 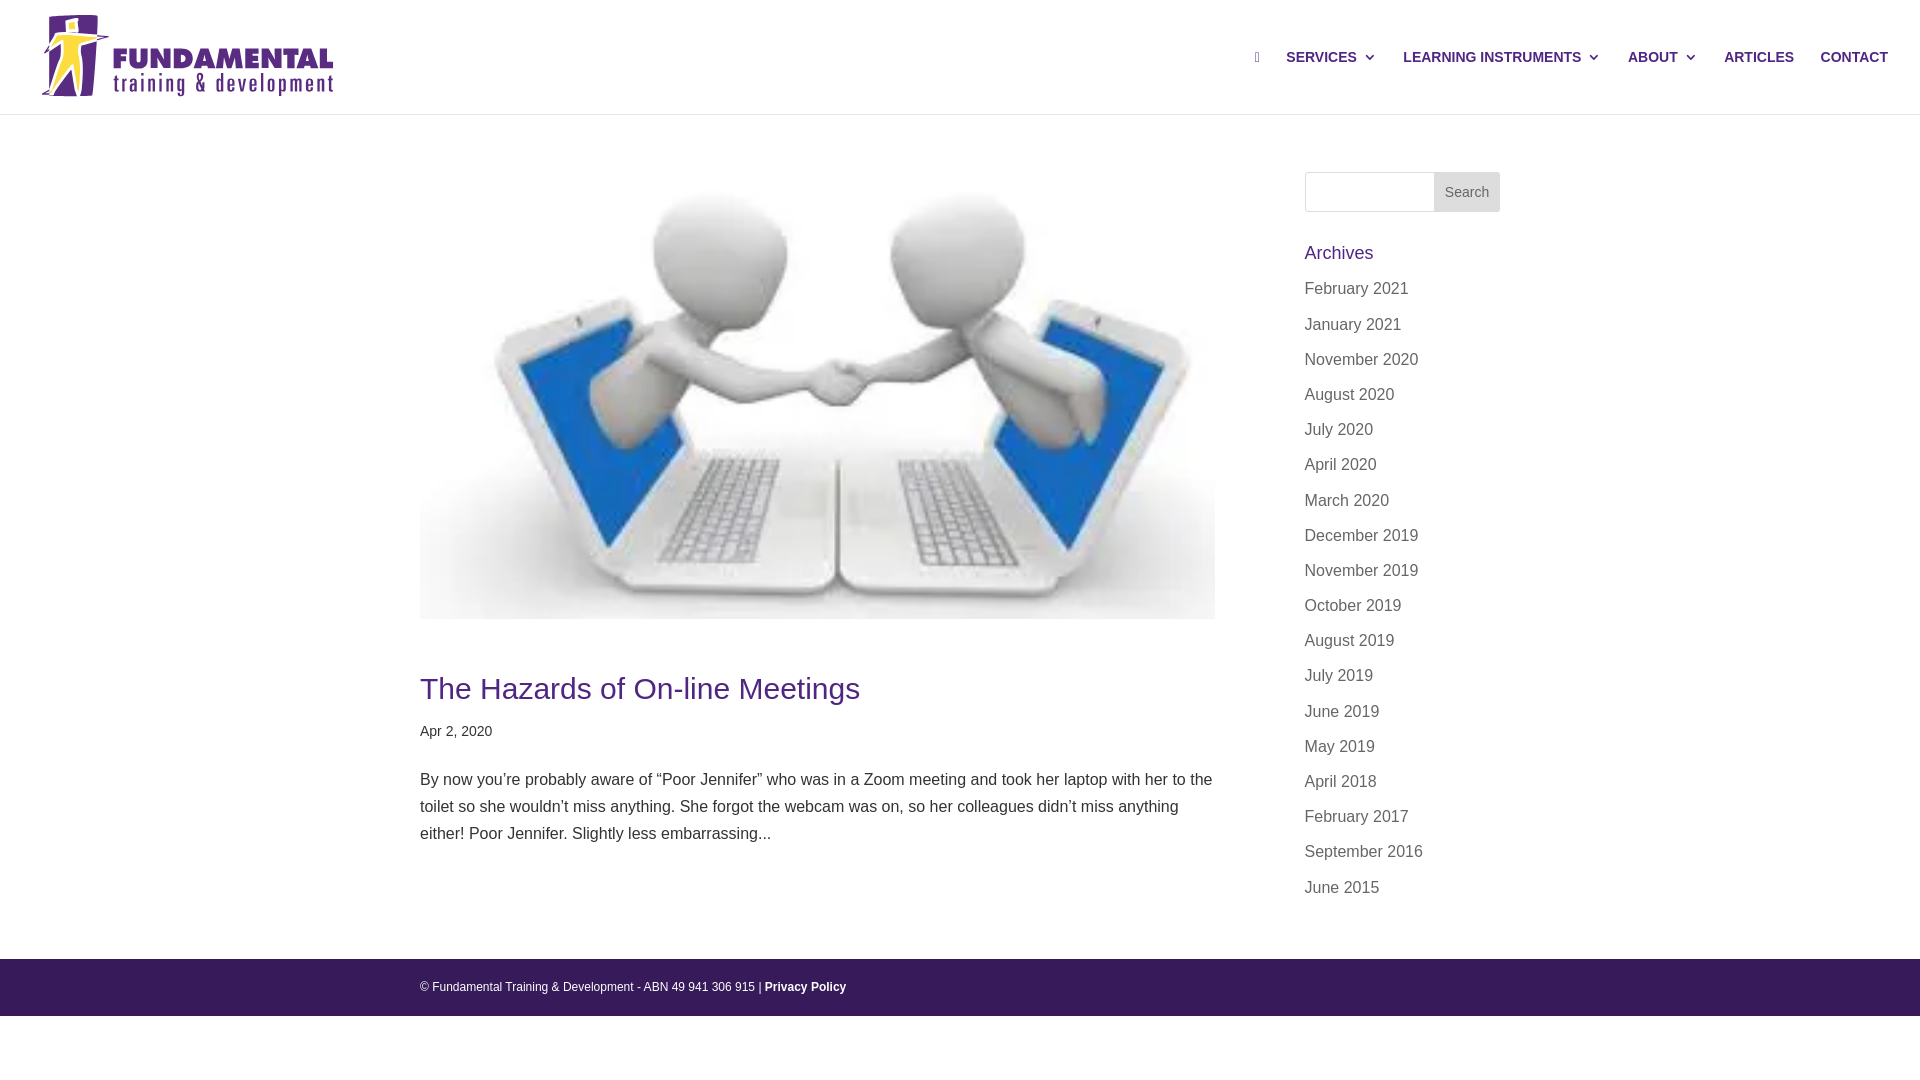 What do you see at coordinates (1502, 80) in the screenshot?
I see `'LEARNING INSTRUMENTS'` at bounding box center [1502, 80].